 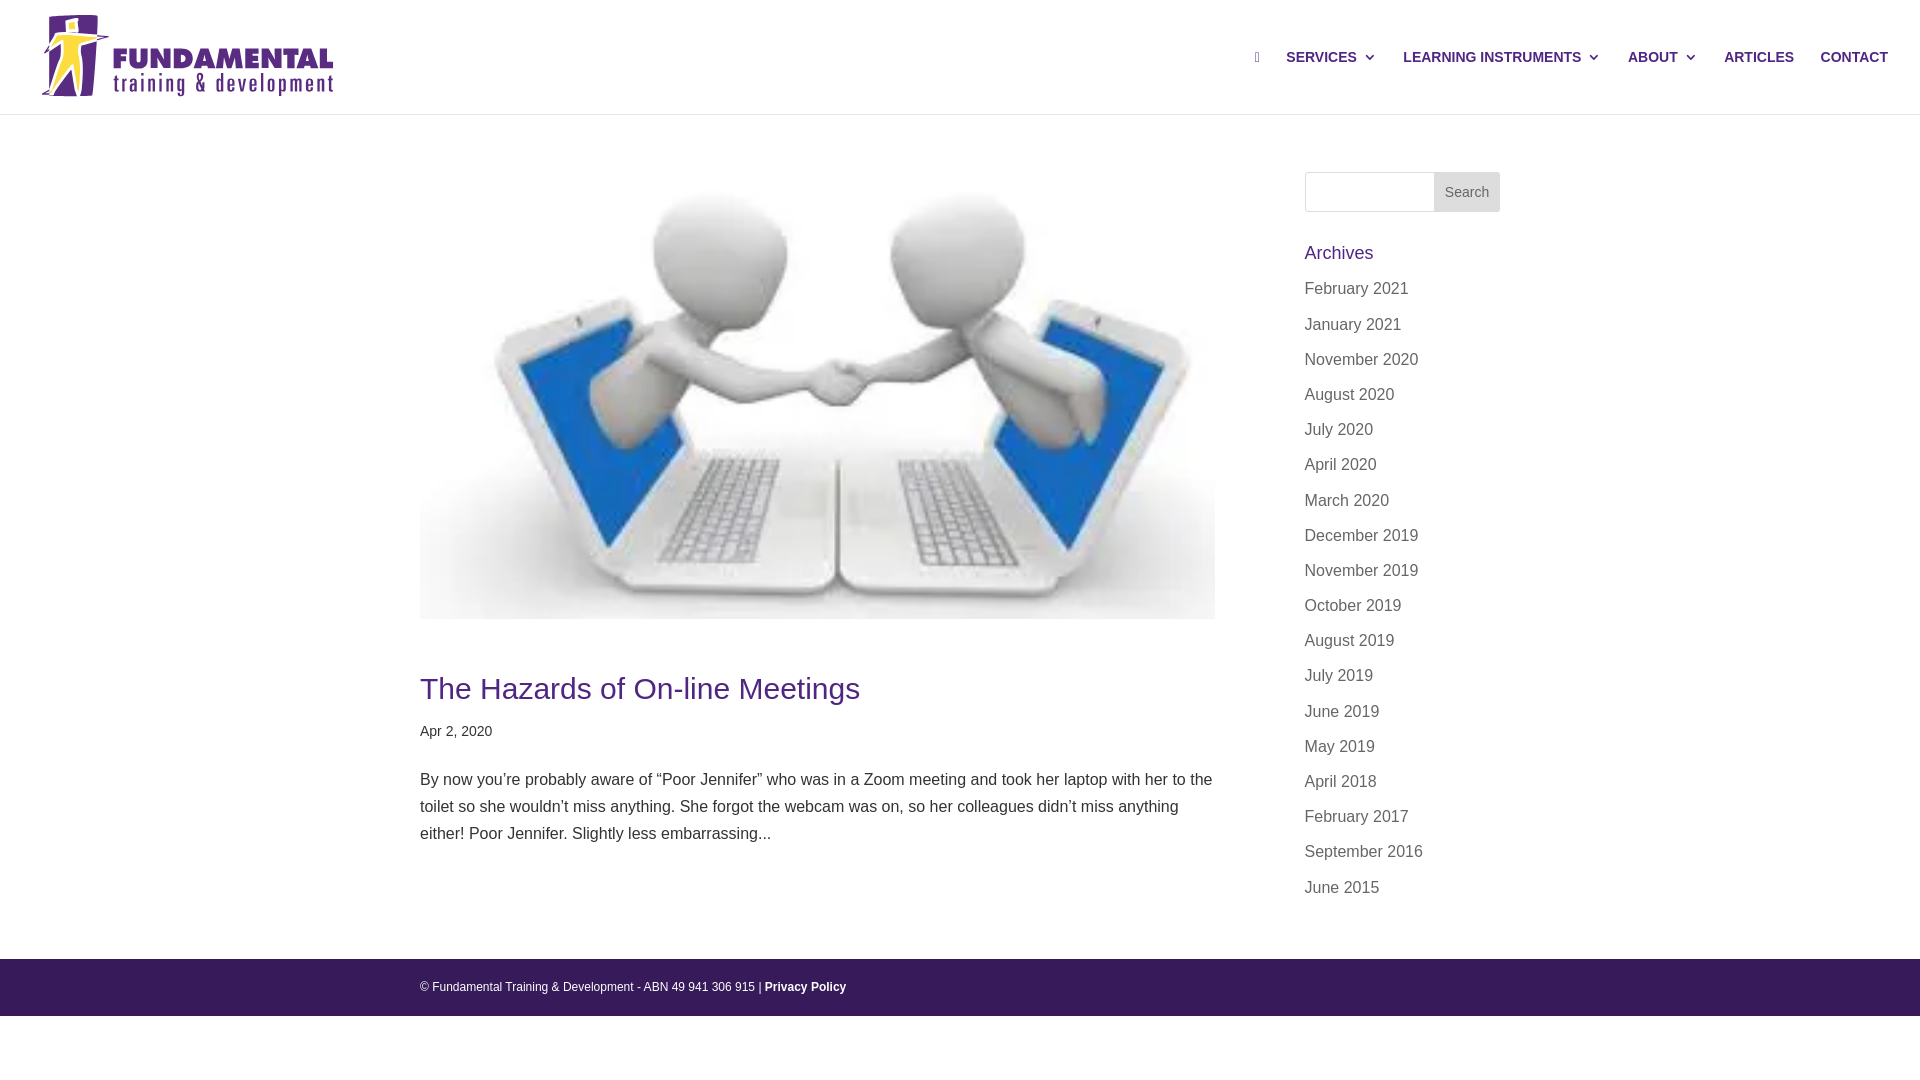 What do you see at coordinates (1502, 80) in the screenshot?
I see `'LEARNING INSTRUMENTS'` at bounding box center [1502, 80].